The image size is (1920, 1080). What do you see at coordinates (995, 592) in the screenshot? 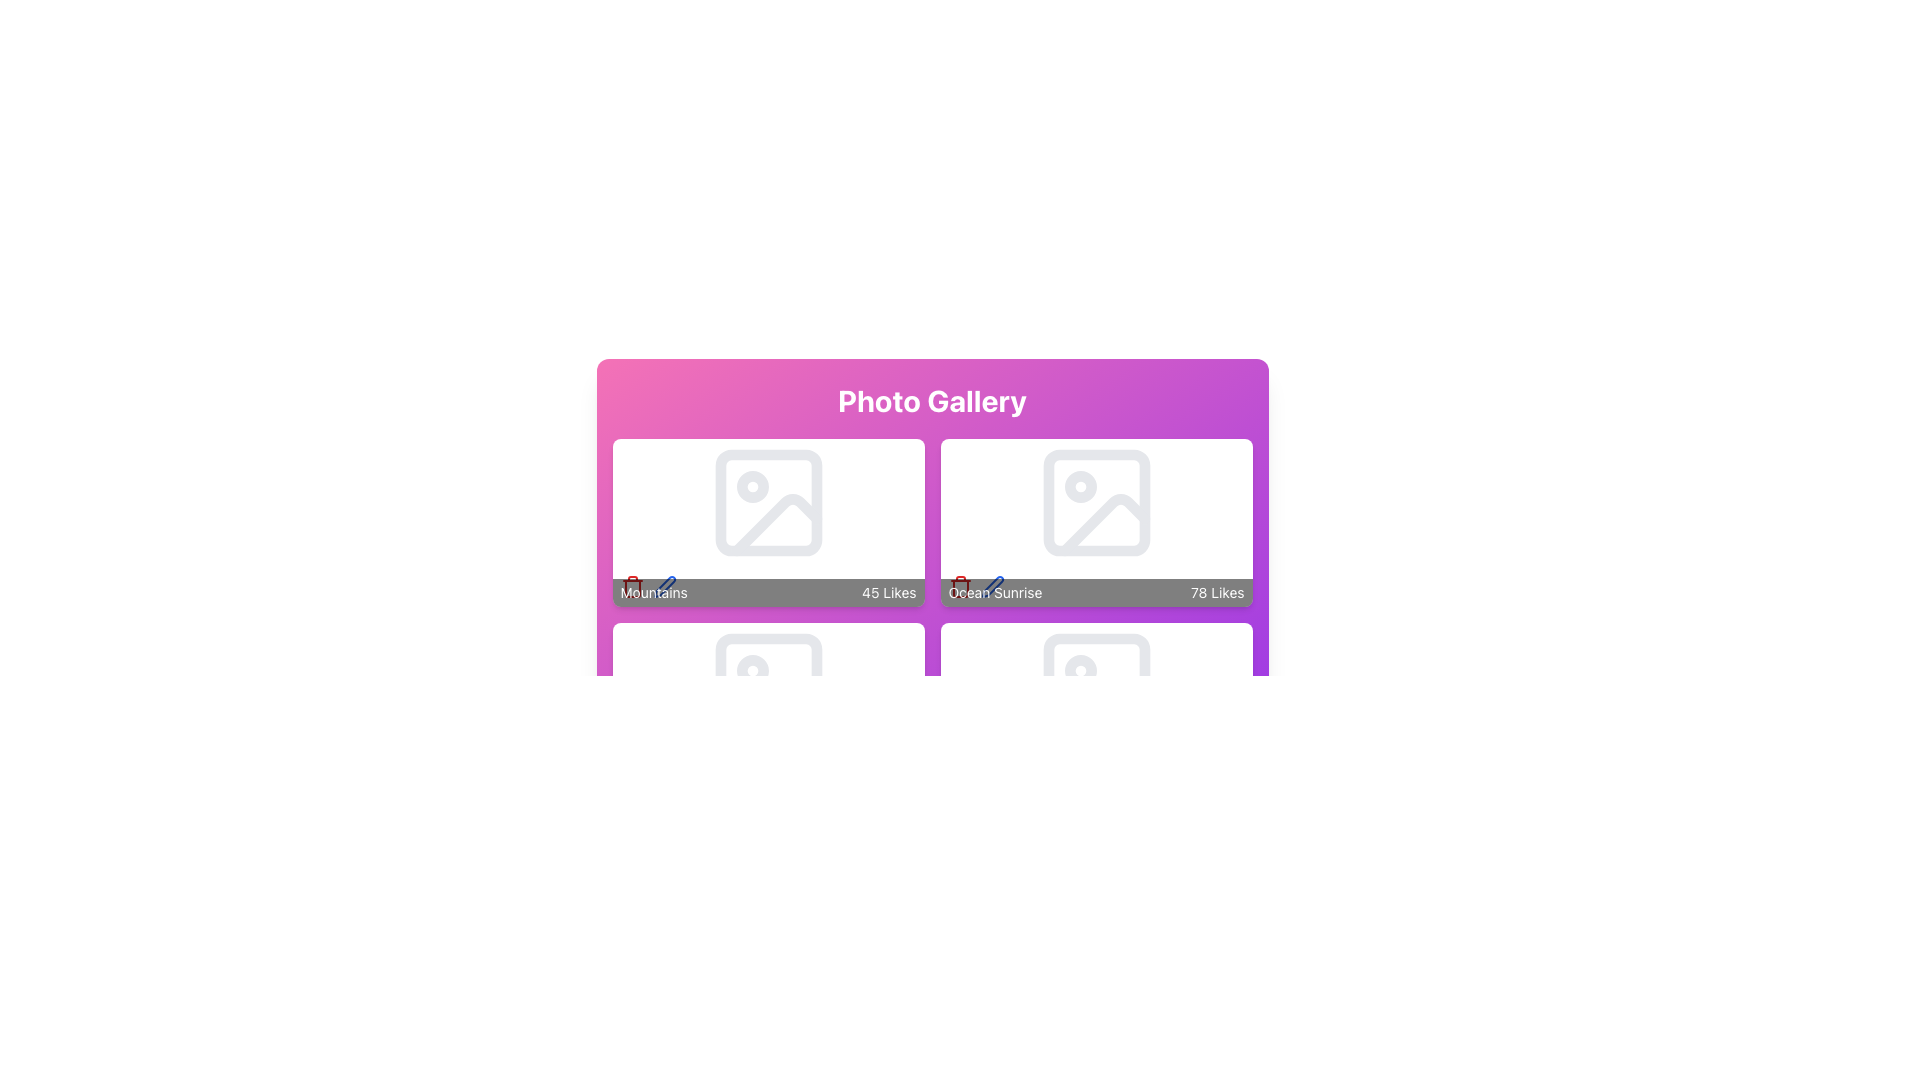
I see `text from the Text Label displaying 'Ocean Sunrise' in white against a black semi-transparent background, positioned next to the '78 Likes' element in the bottom-right quadrant` at bounding box center [995, 592].